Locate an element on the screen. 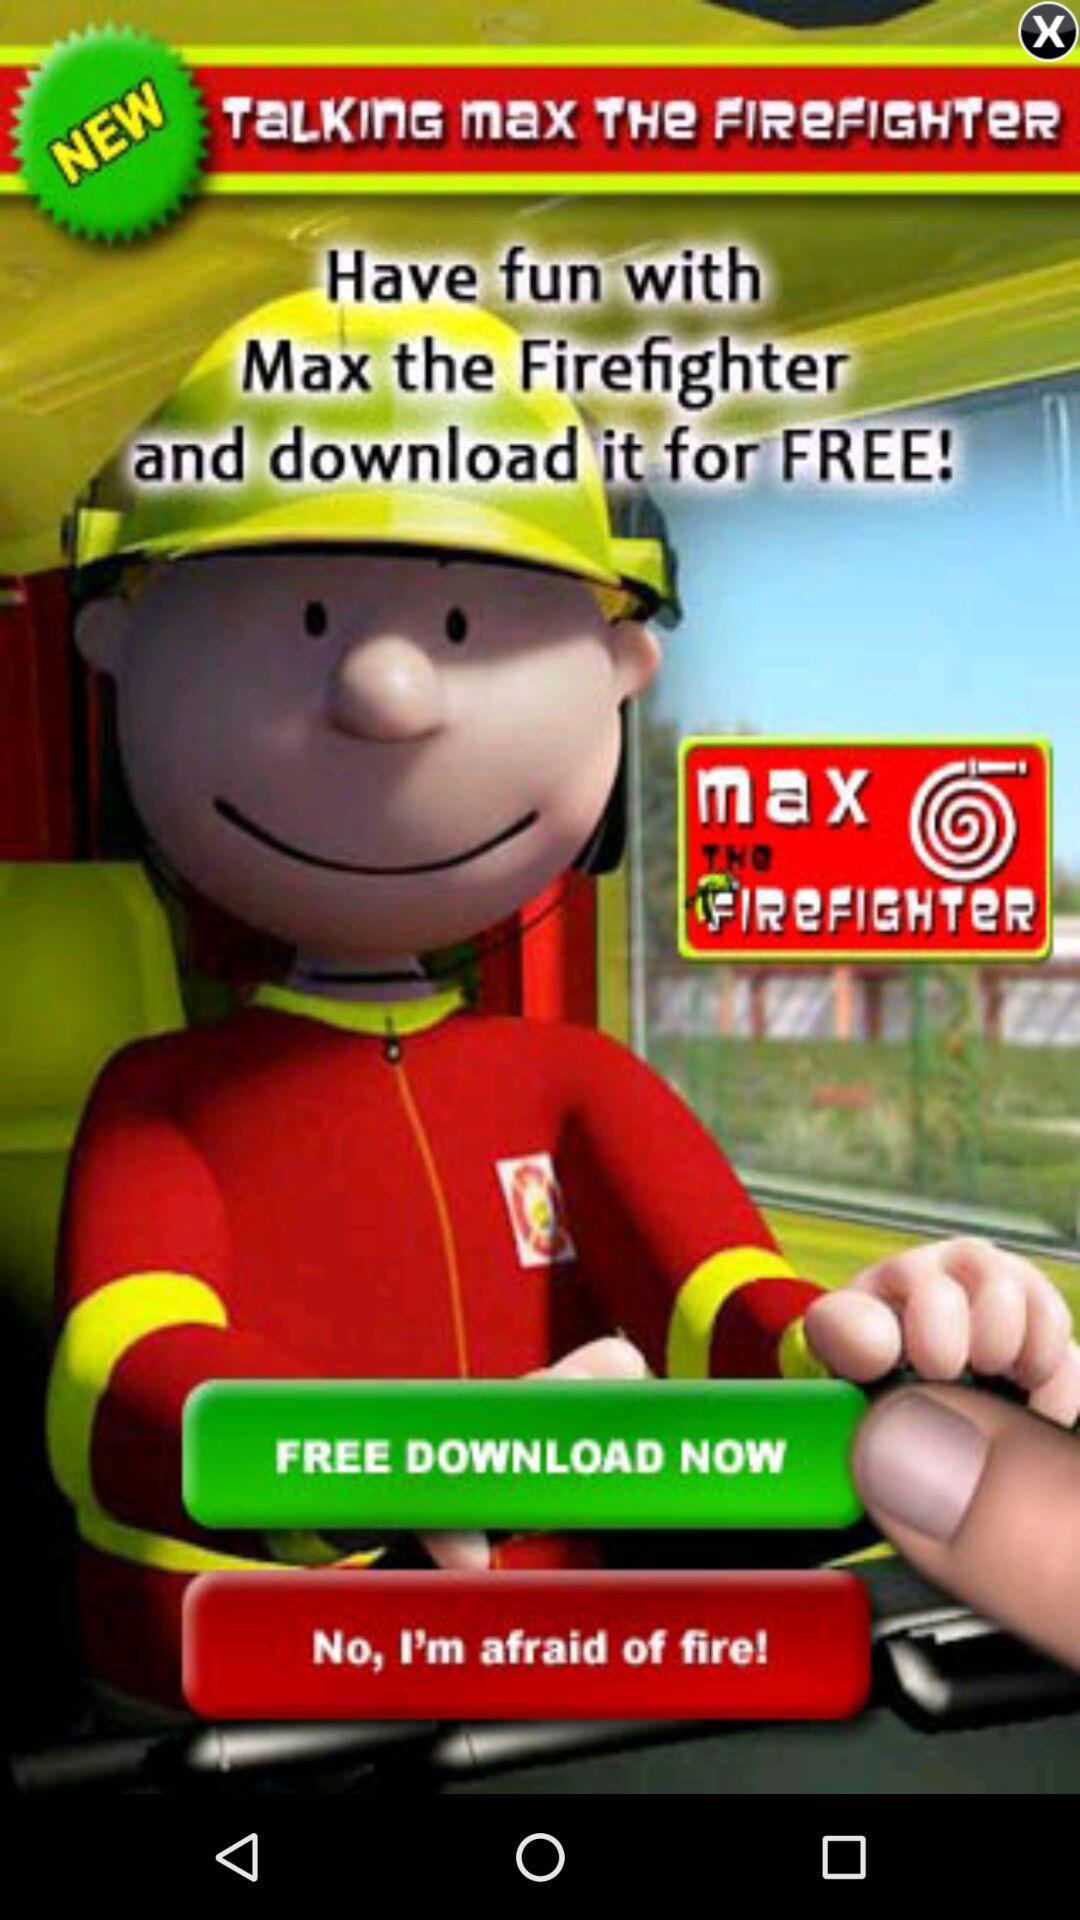 The width and height of the screenshot is (1080, 1920). the close icon is located at coordinates (1047, 33).